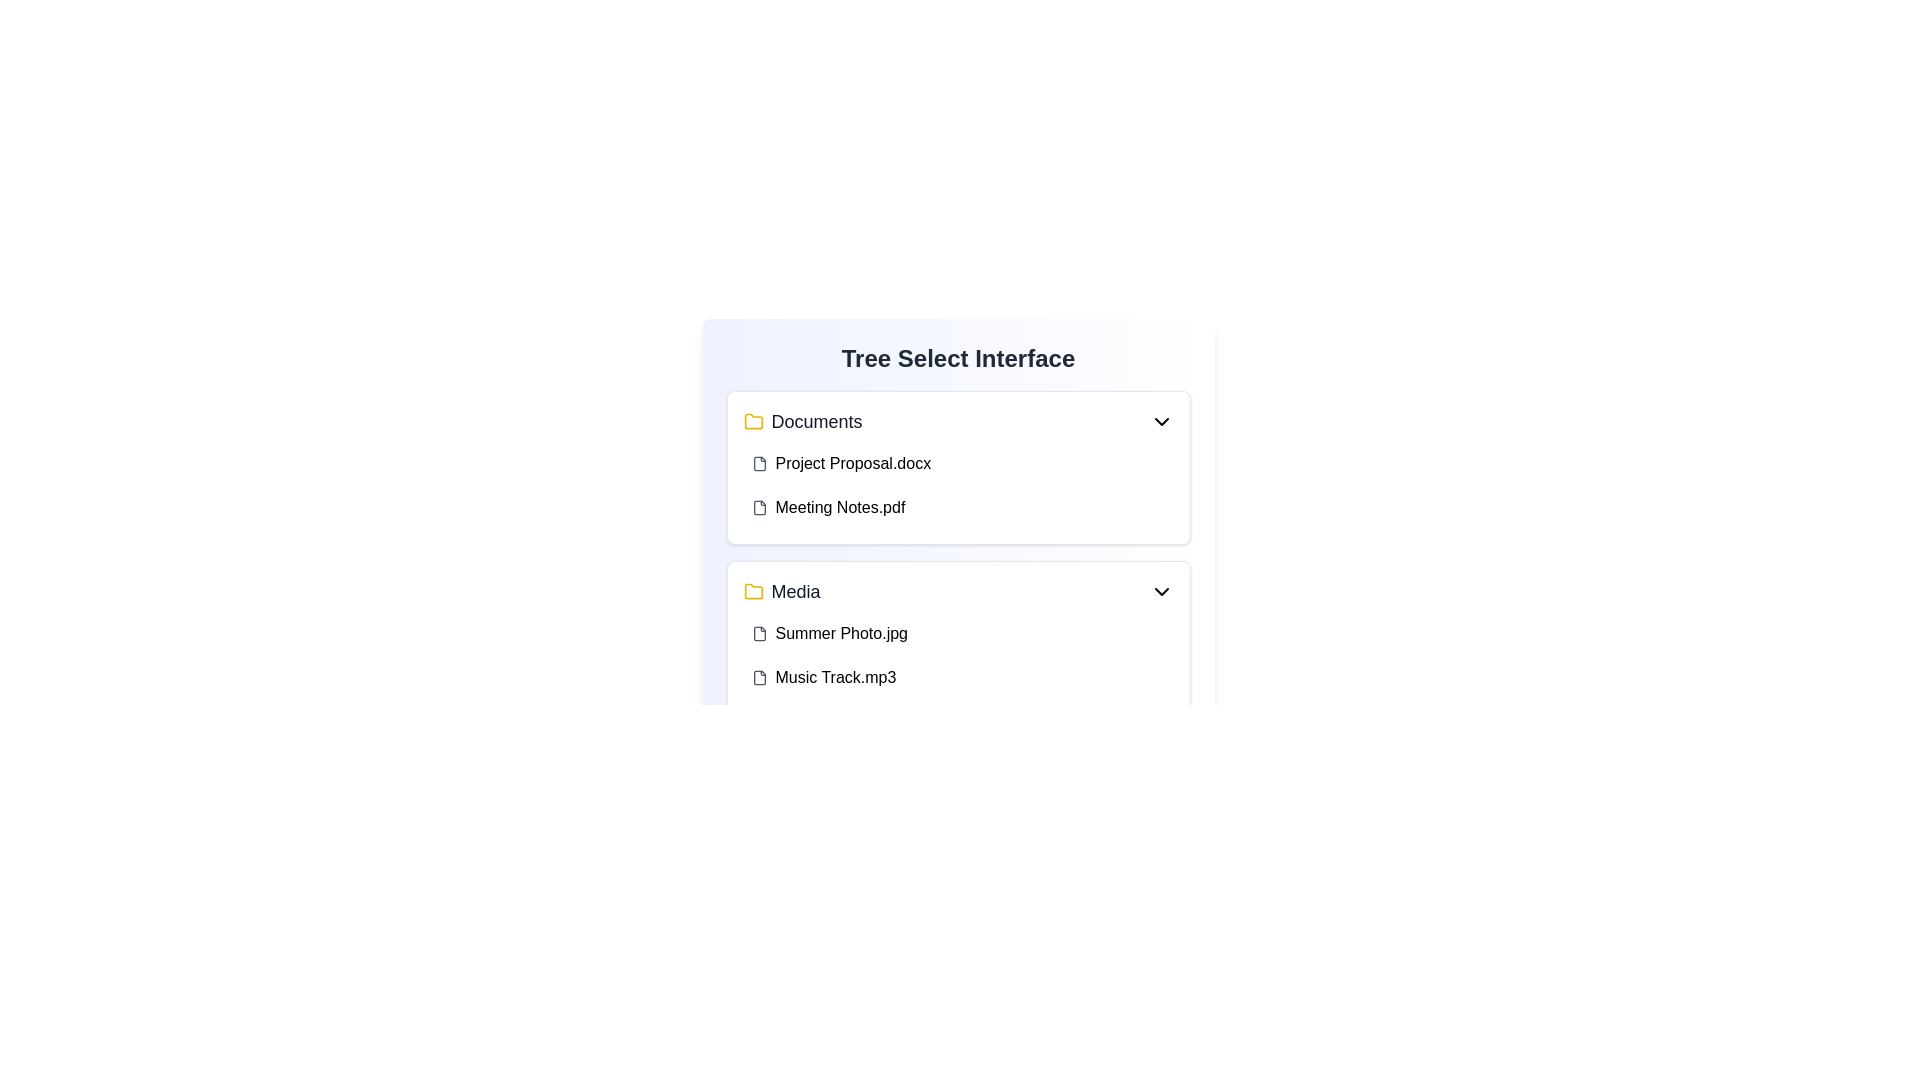 The image size is (1920, 1080). What do you see at coordinates (758, 633) in the screenshot?
I see `the file icon associated with 'Summer Photo.jpg', located at the beginning of the list item in the 'Media' section` at bounding box center [758, 633].